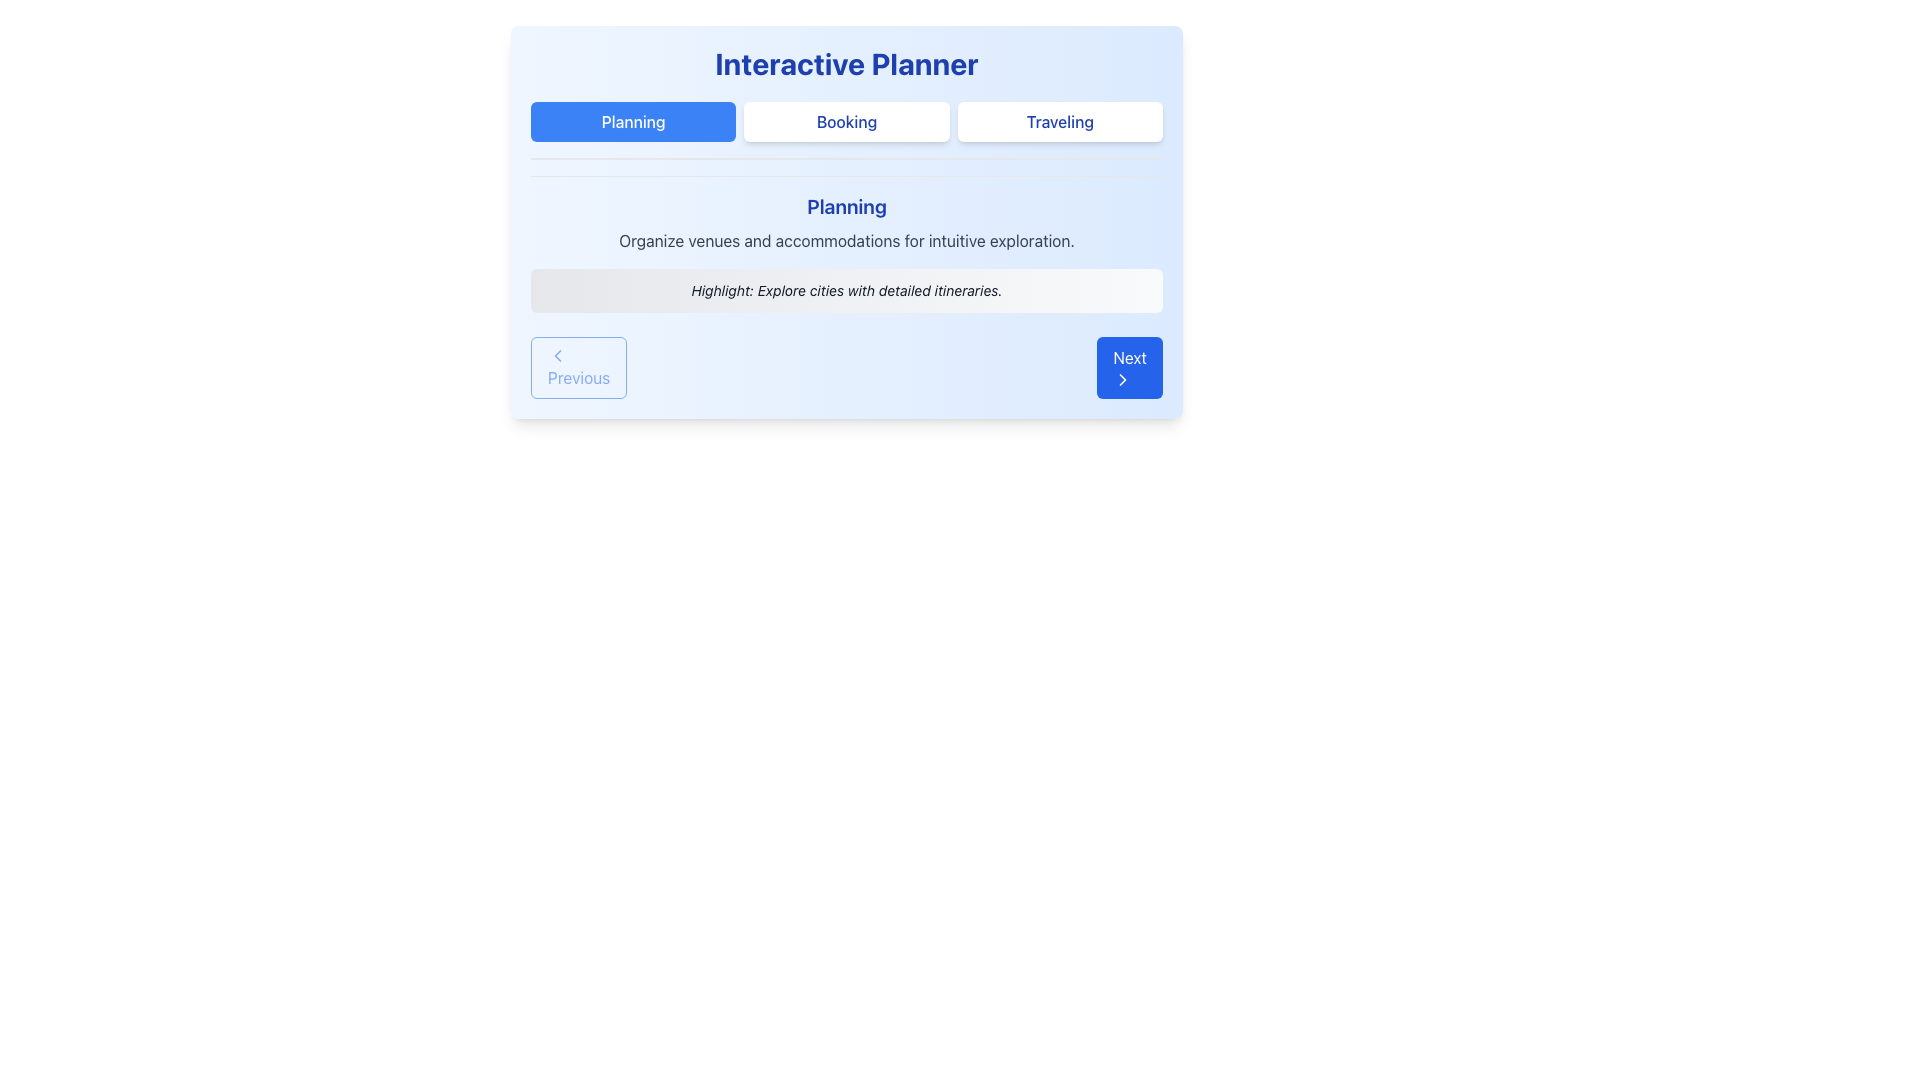 This screenshot has width=1920, height=1080. What do you see at coordinates (846, 243) in the screenshot?
I see `the informational section with the header 'Planning' which contains details about organizing venues and a highlighted text block about exploring cities` at bounding box center [846, 243].